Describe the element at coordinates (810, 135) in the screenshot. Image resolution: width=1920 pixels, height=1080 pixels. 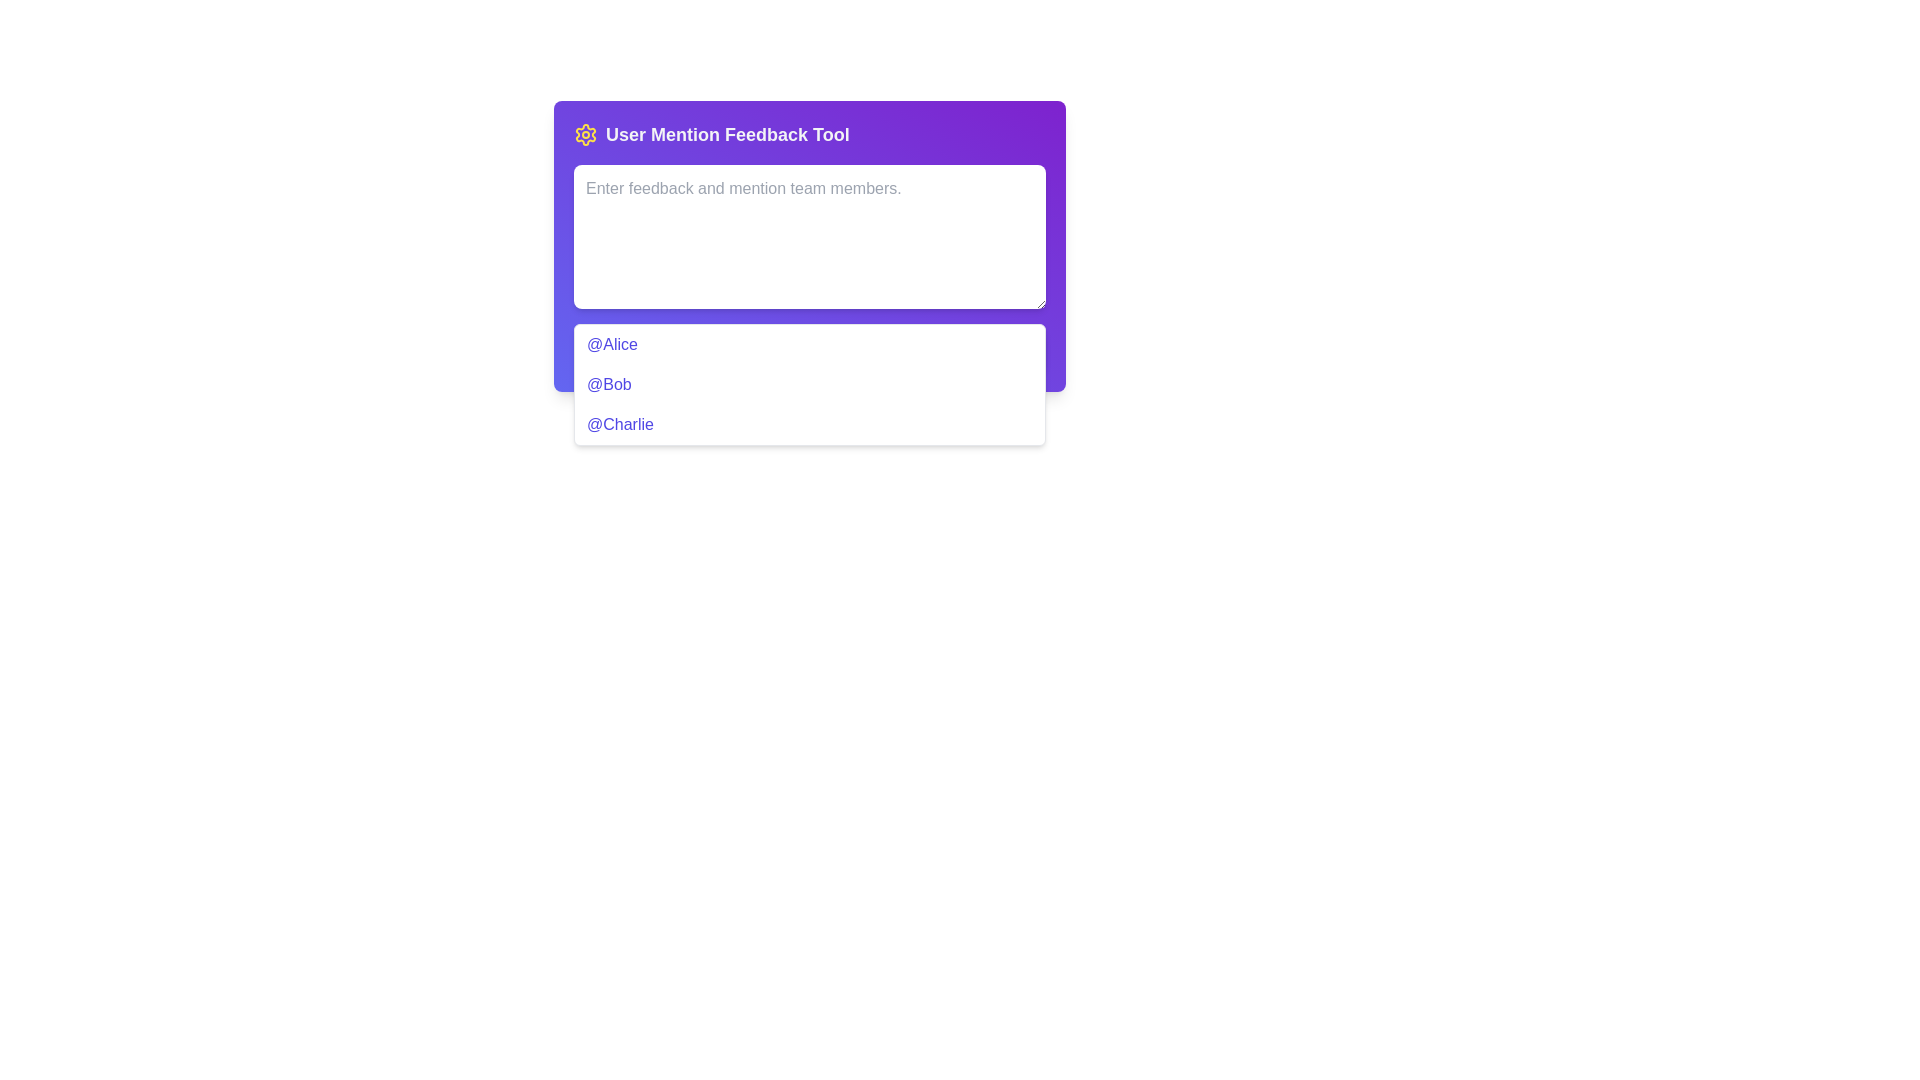
I see `the Header or Title element, which serves as the topmost component providing context to the user` at that location.